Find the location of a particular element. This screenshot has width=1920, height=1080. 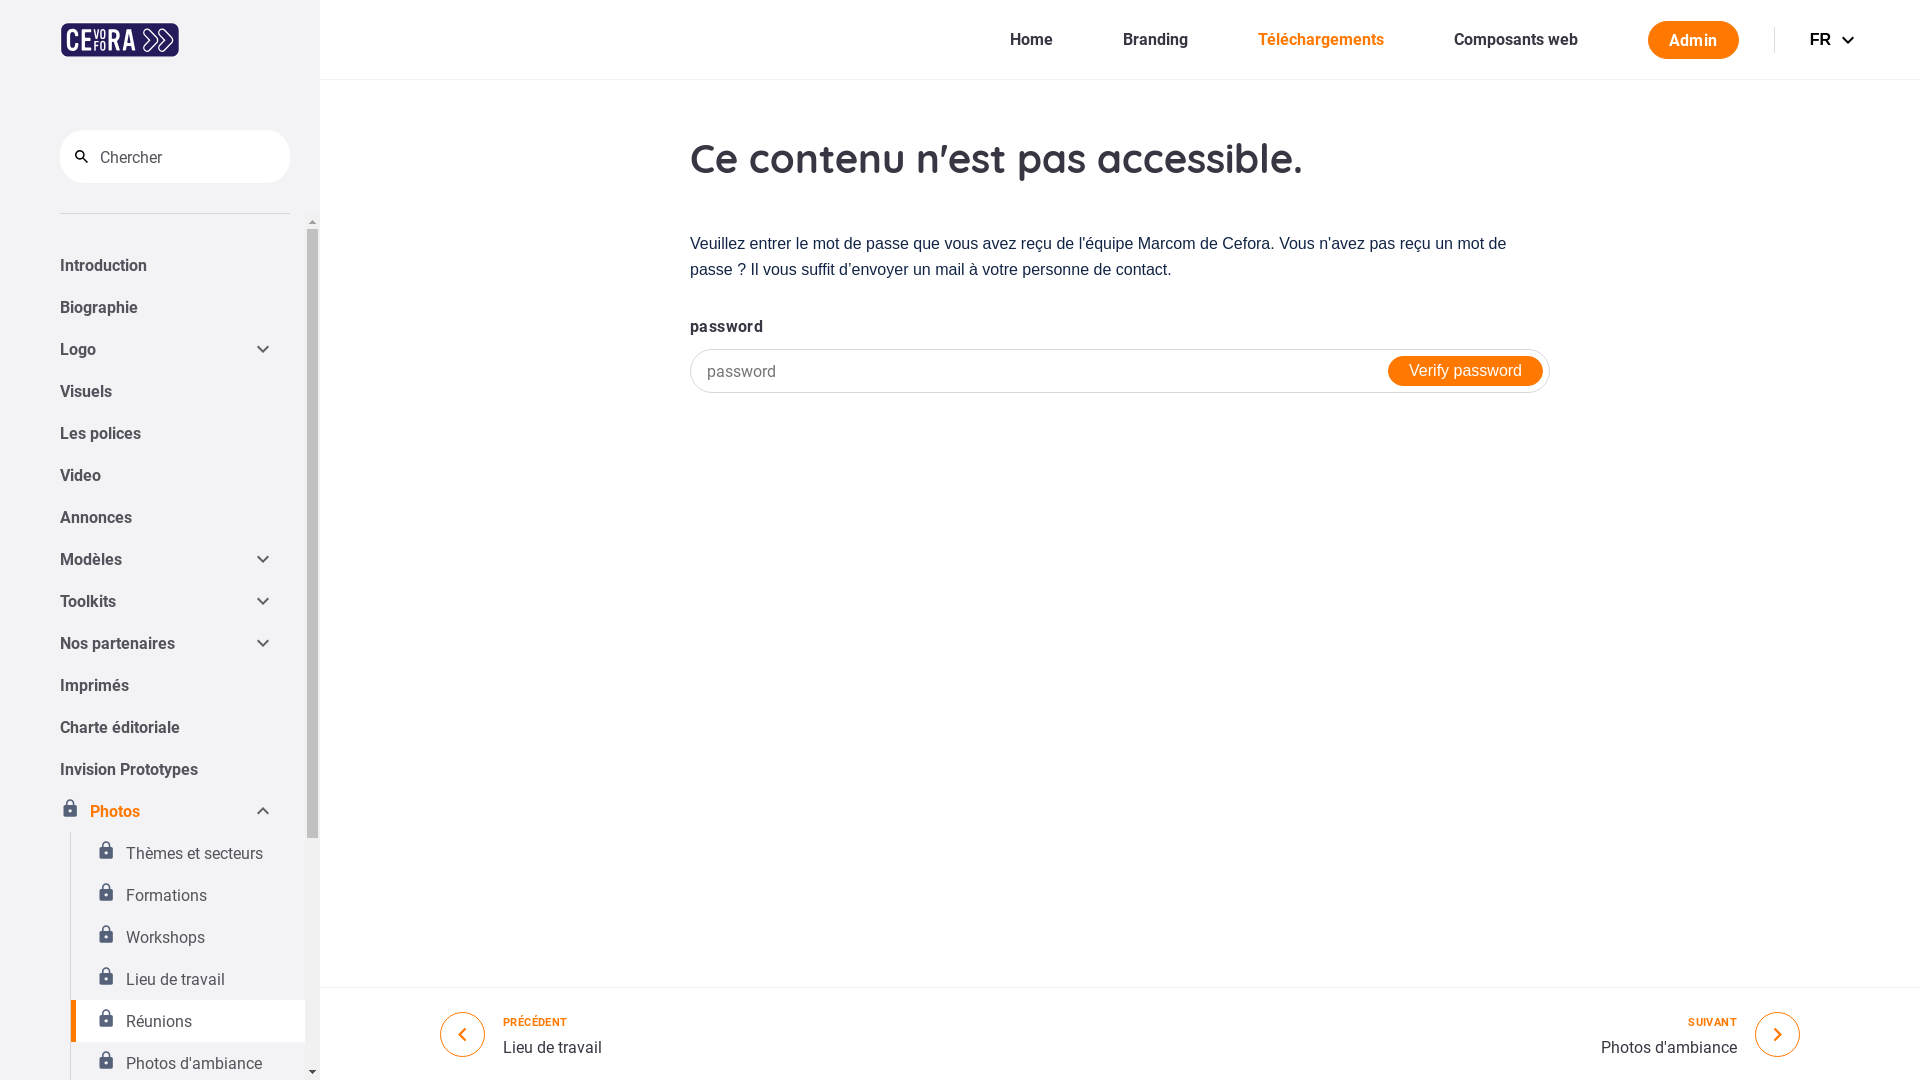

'Annonces' is located at coordinates (167, 515).